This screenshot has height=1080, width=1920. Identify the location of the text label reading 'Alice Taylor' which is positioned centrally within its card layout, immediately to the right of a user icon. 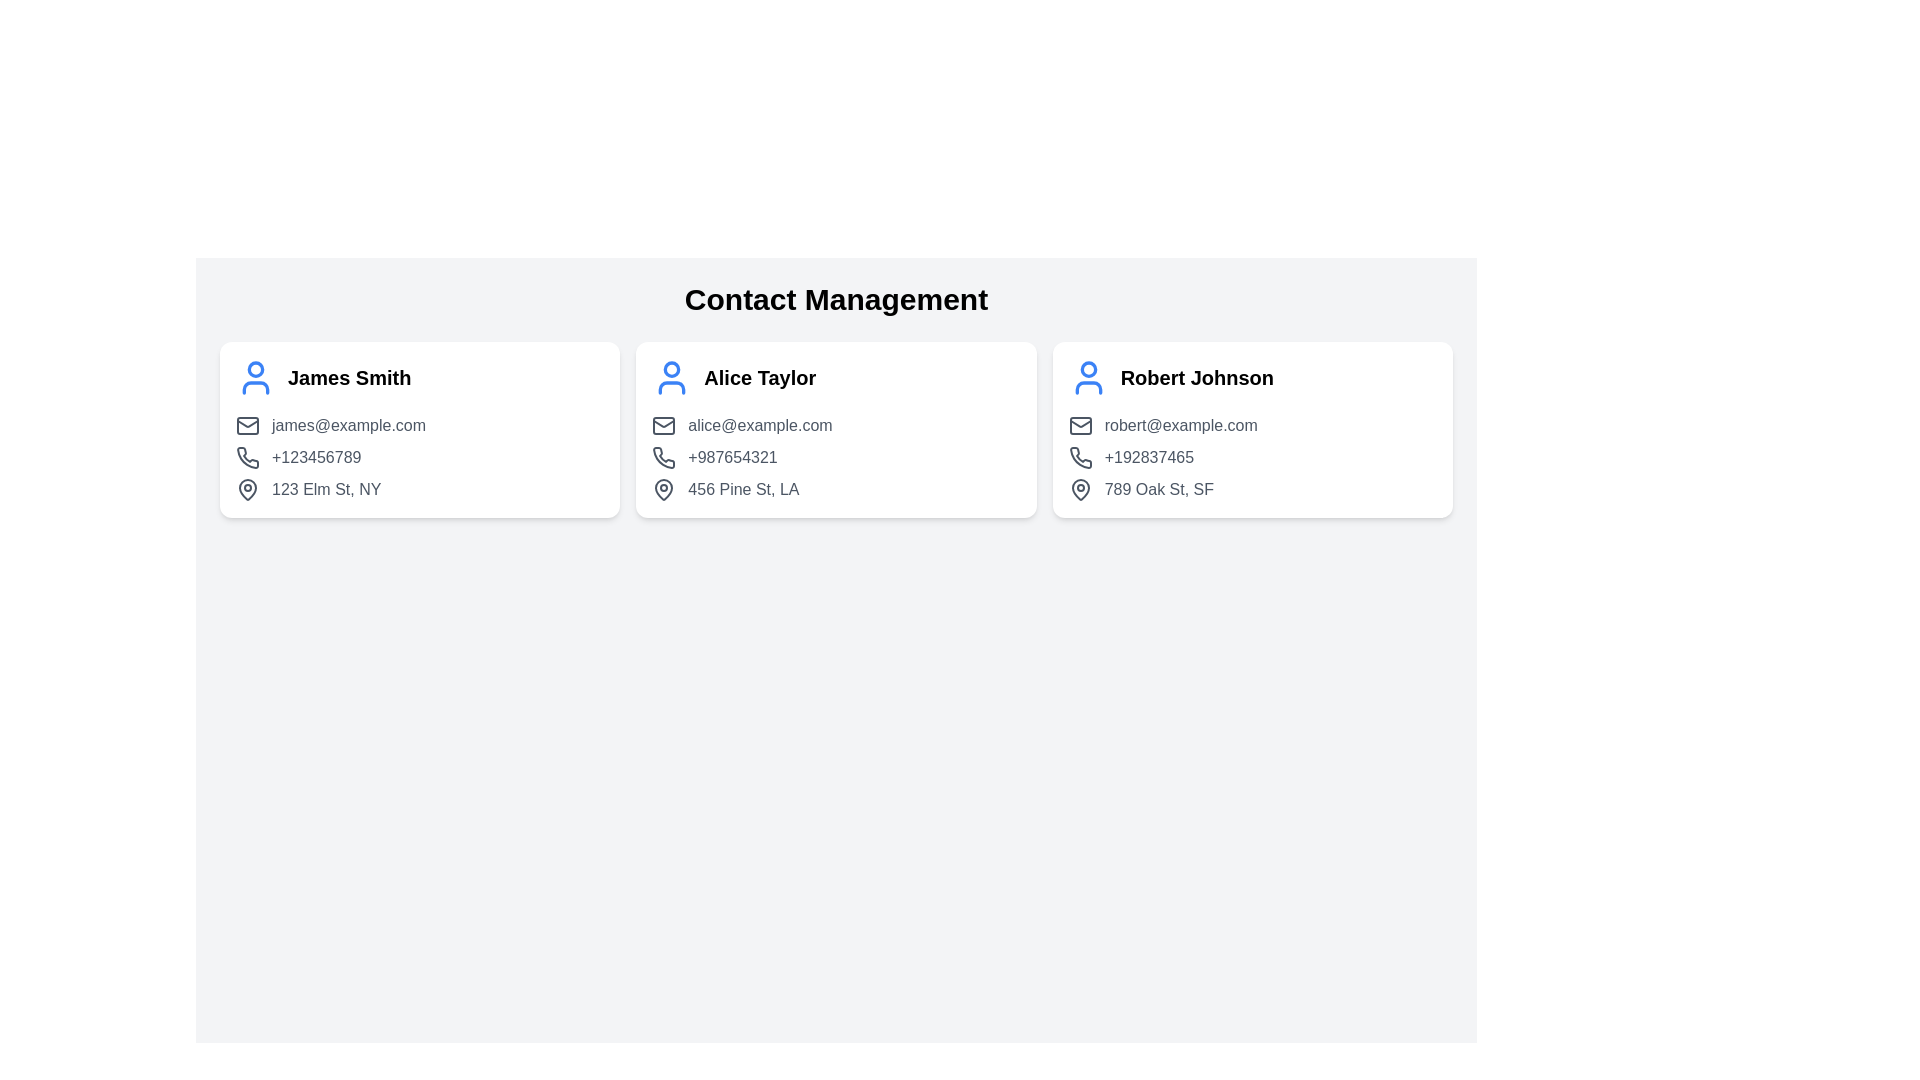
(759, 378).